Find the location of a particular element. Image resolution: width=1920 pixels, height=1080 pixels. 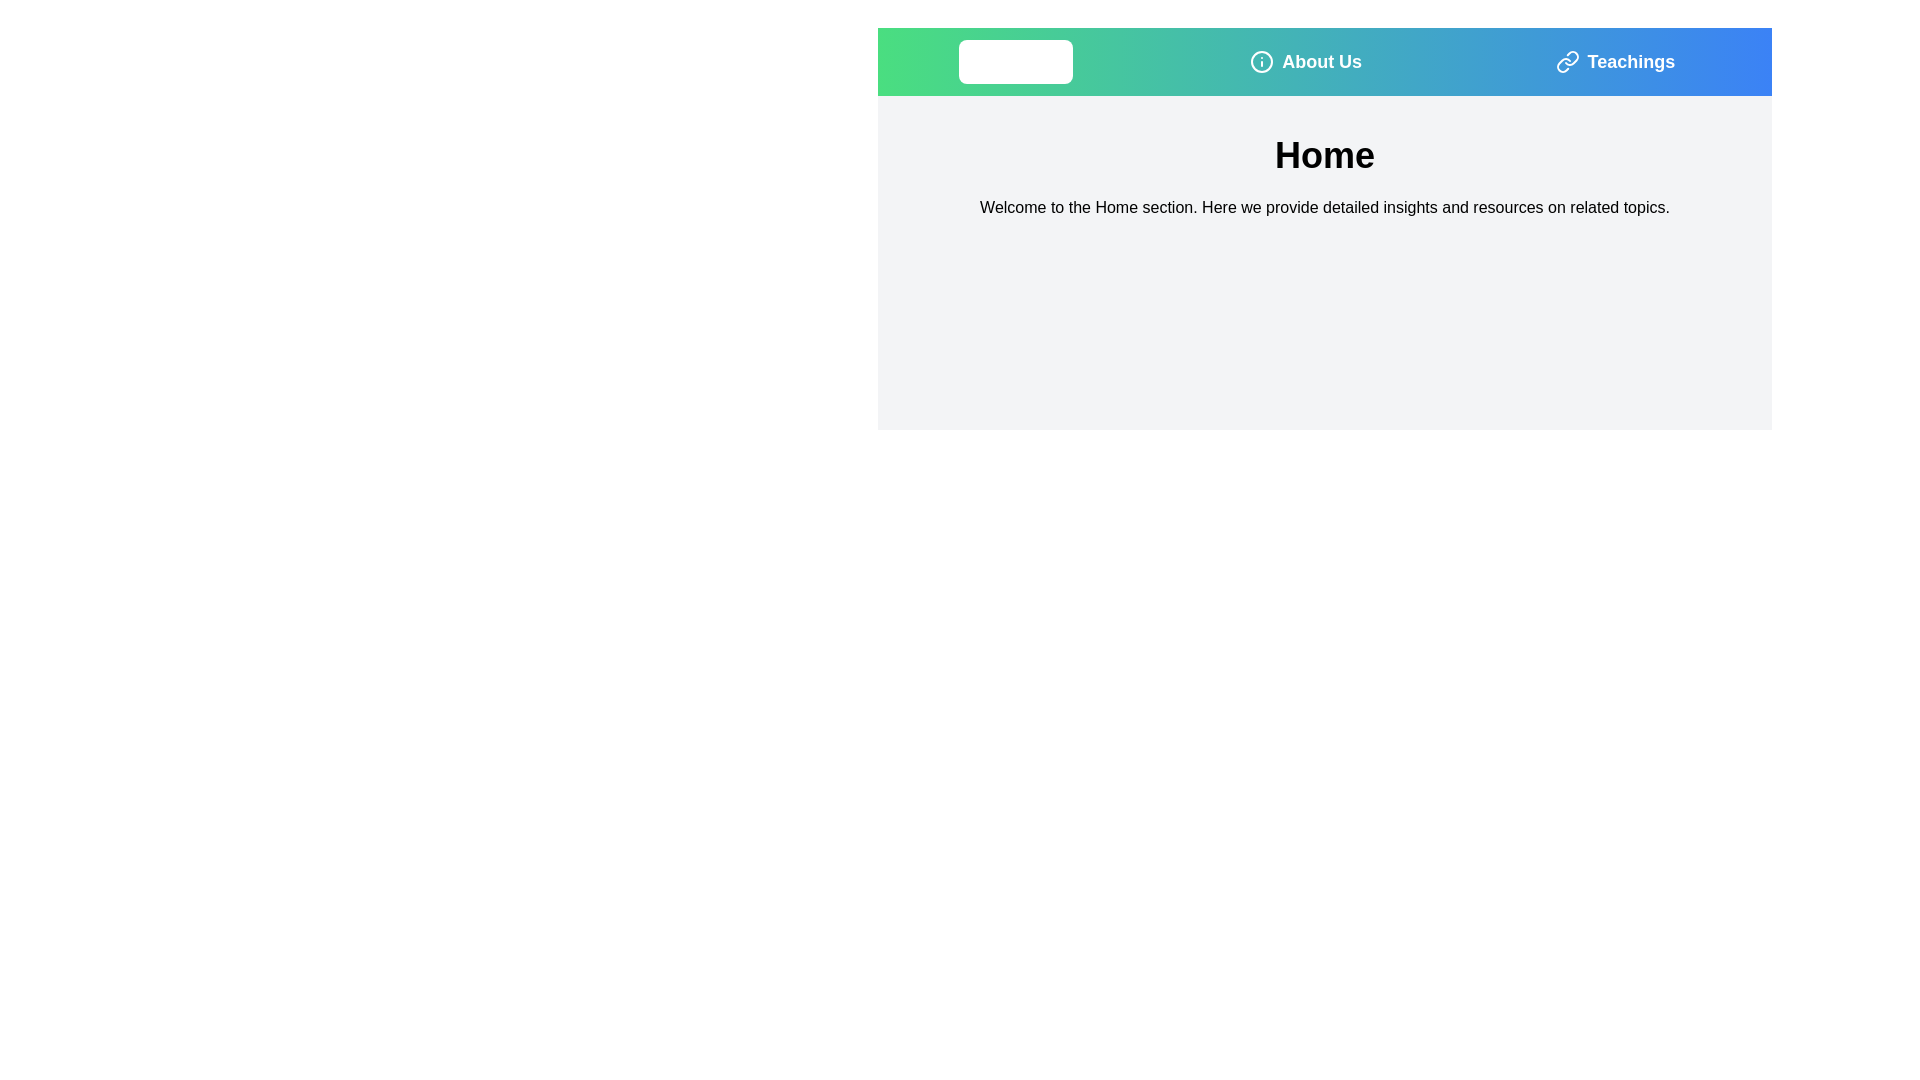

the text block displaying 'Welcome to the Home section. Here we provide detailed insights and resources on related topics.' which is located beneath the 'Home' heading is located at coordinates (1324, 208).